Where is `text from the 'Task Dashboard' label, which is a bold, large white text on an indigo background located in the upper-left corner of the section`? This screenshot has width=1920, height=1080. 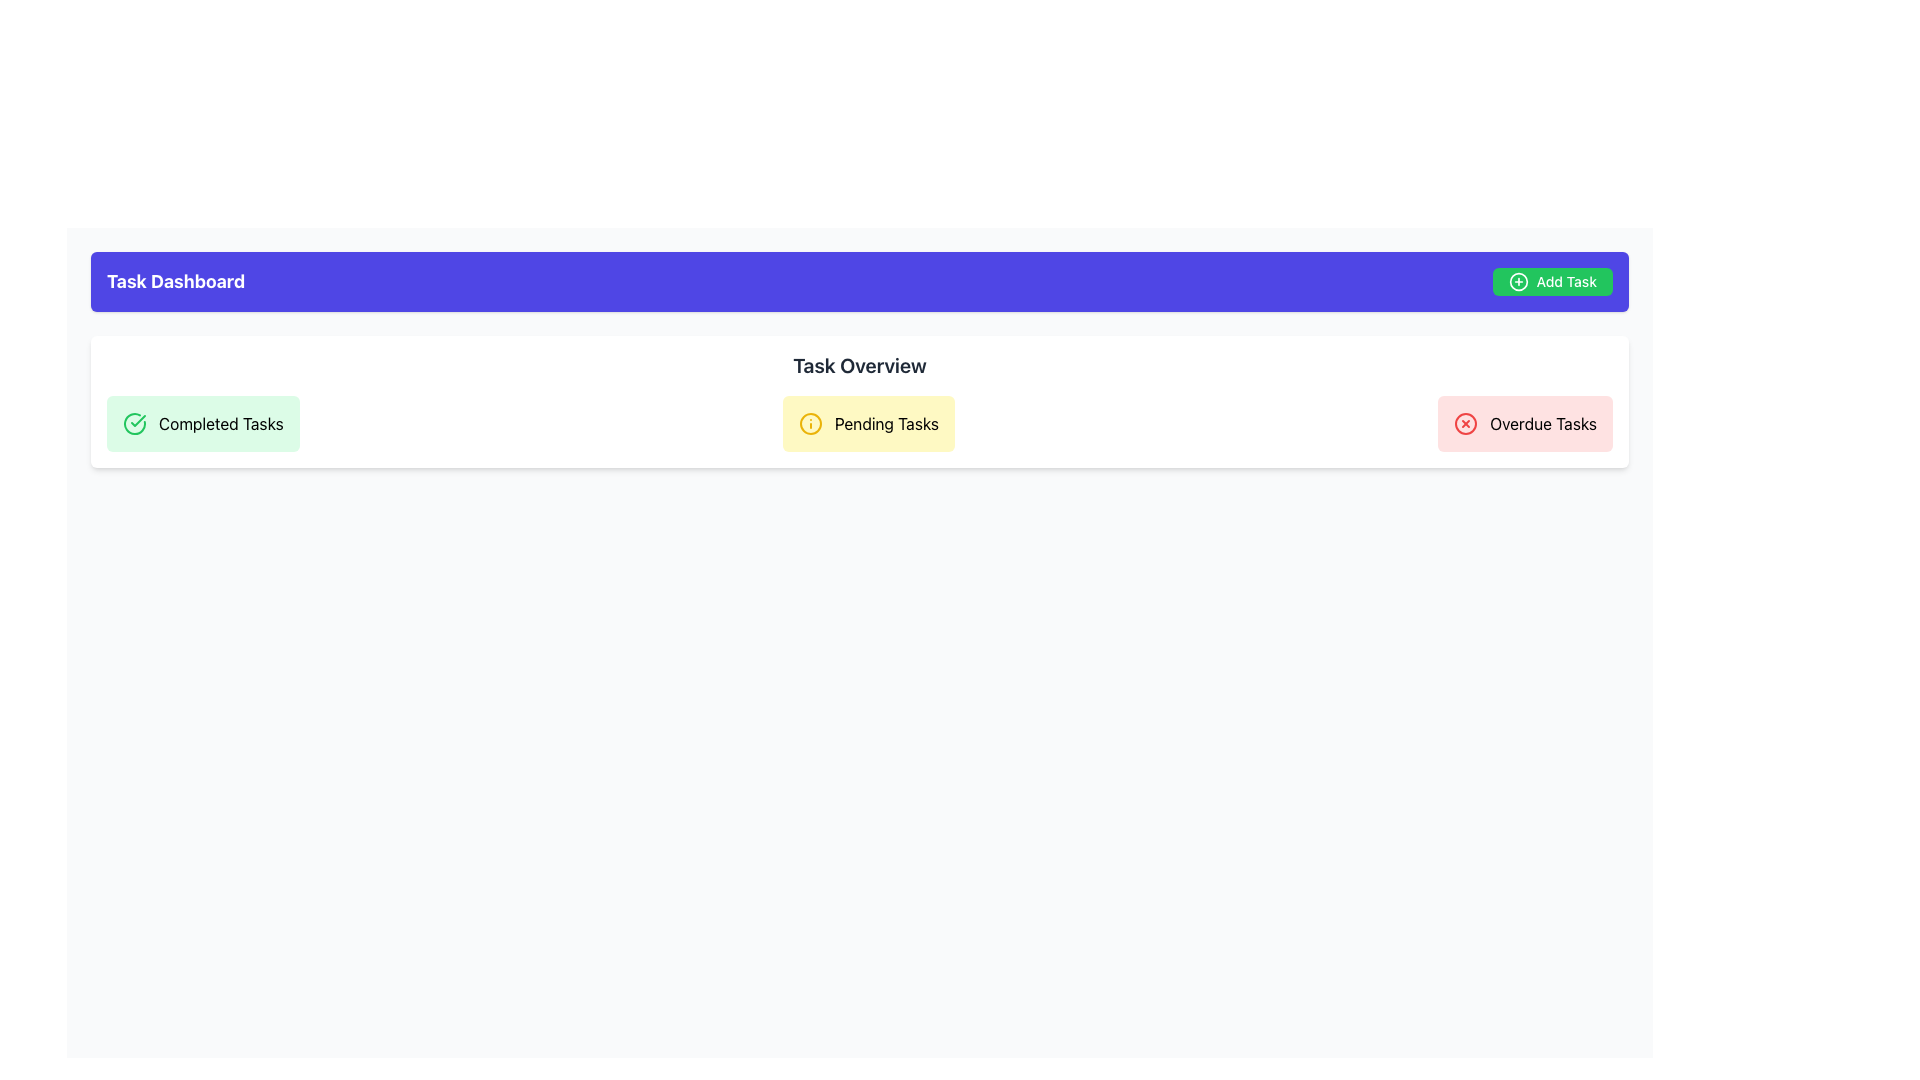 text from the 'Task Dashboard' label, which is a bold, large white text on an indigo background located in the upper-left corner of the section is located at coordinates (176, 281).